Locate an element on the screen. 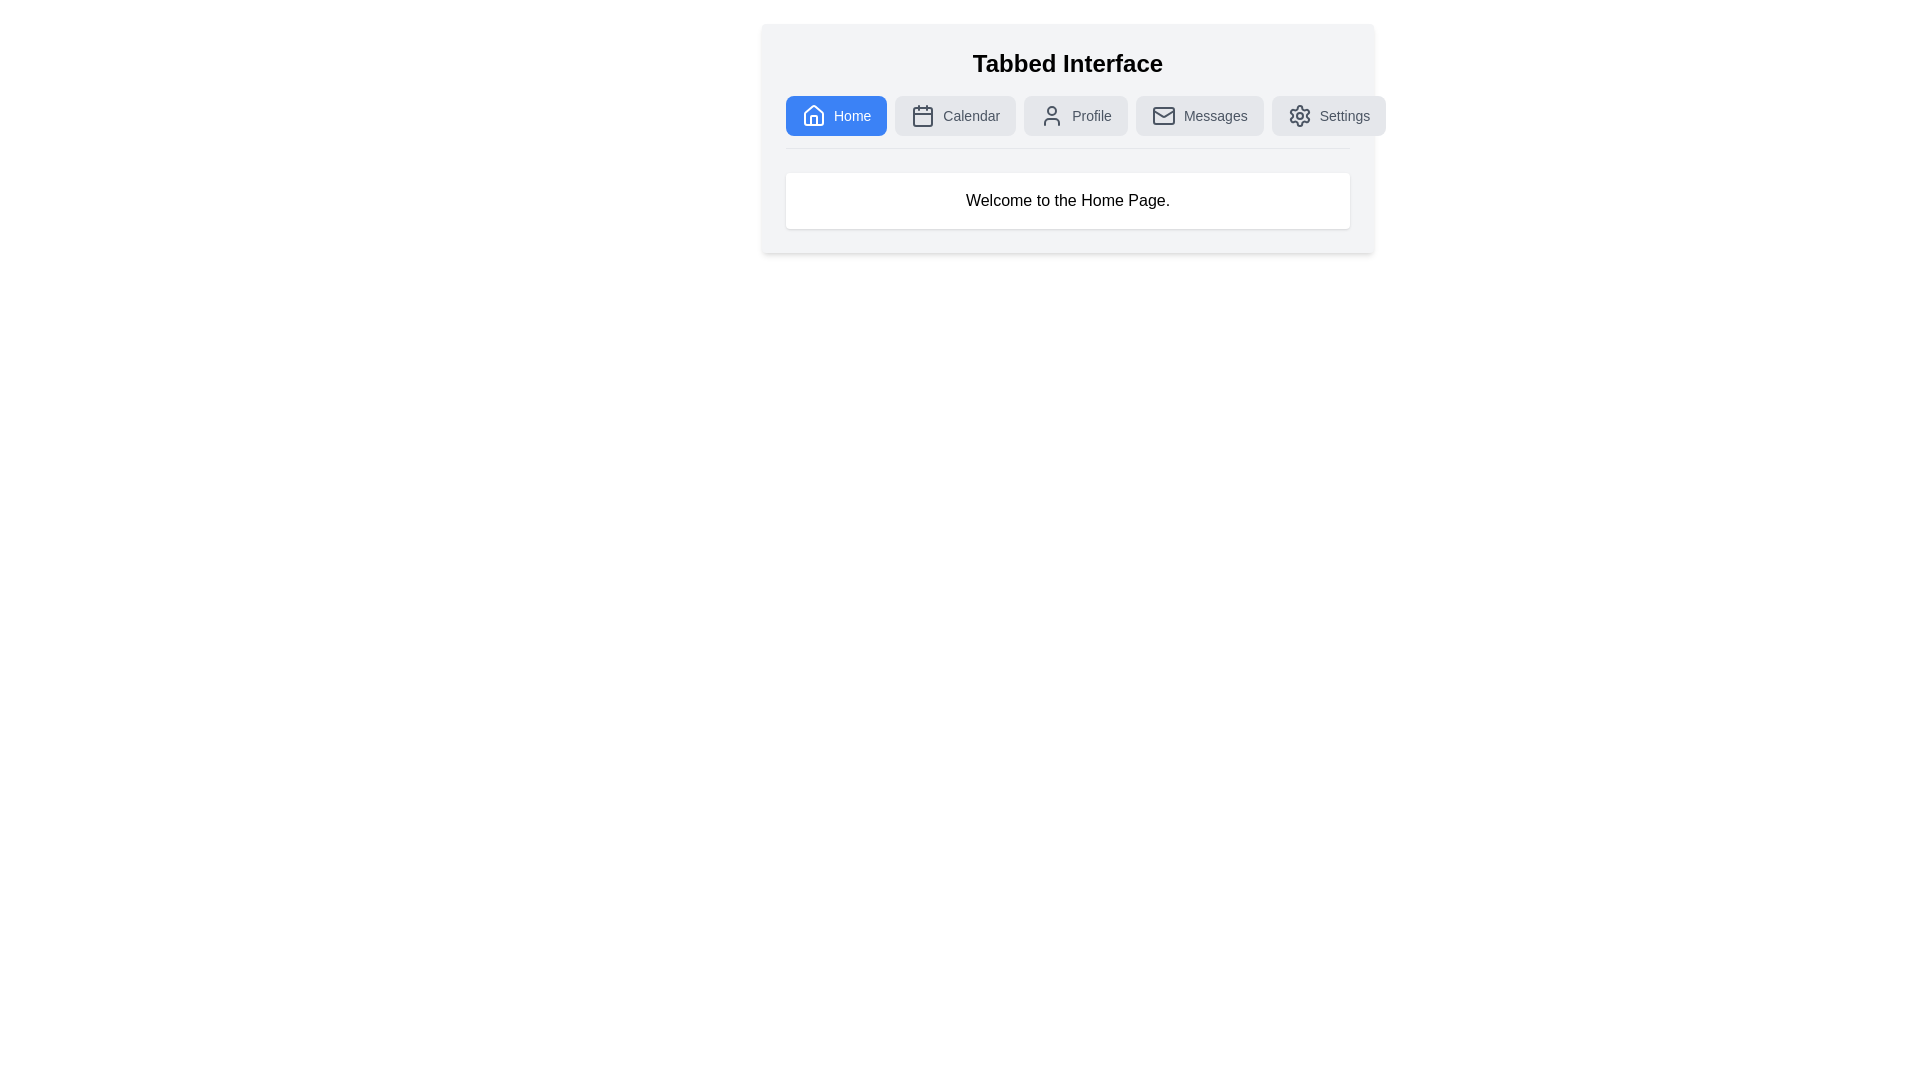 The height and width of the screenshot is (1080, 1920). text of the 'Settings' label located at the top right of the navigation interface, which visually indicates its function to access settings-related features is located at coordinates (1344, 115).